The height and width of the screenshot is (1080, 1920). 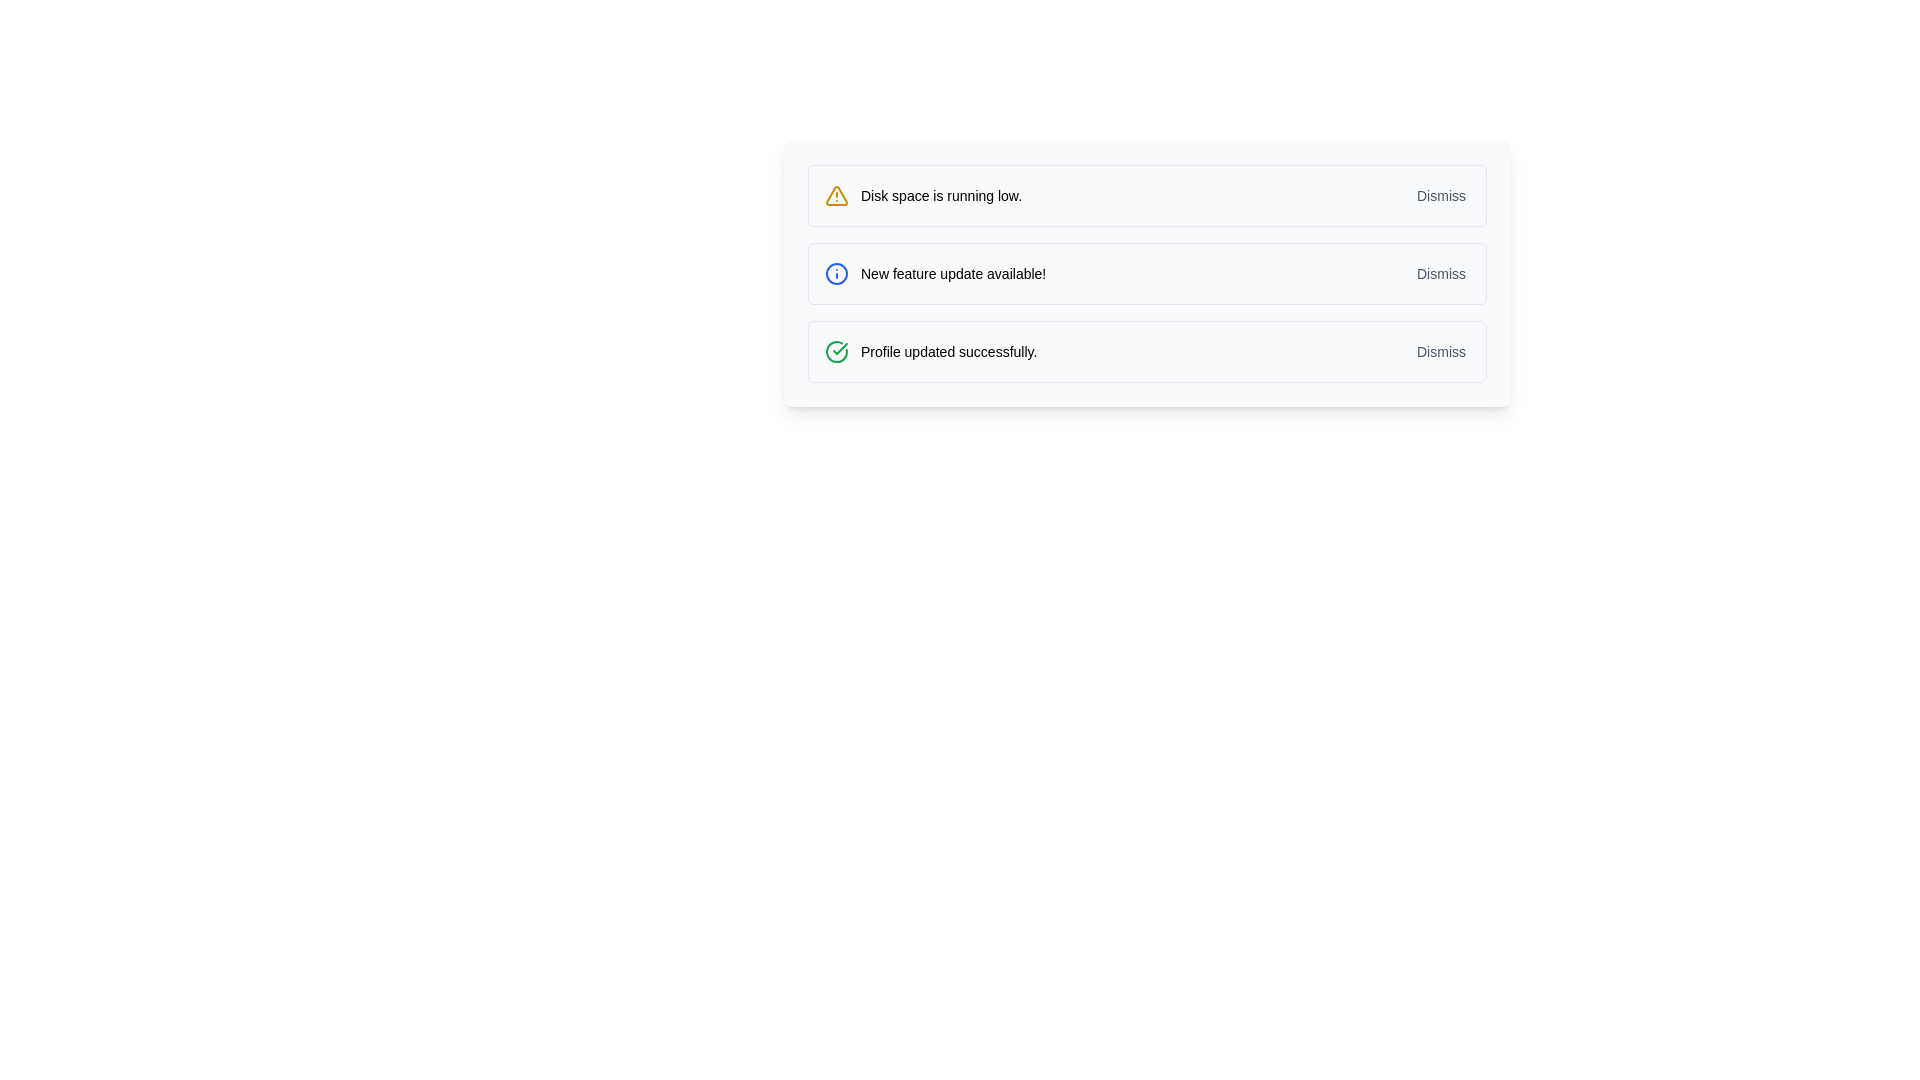 What do you see at coordinates (1147, 273) in the screenshot?
I see `notification content of the notification bar that has a blue background and contains the message 'New feature update available!'` at bounding box center [1147, 273].